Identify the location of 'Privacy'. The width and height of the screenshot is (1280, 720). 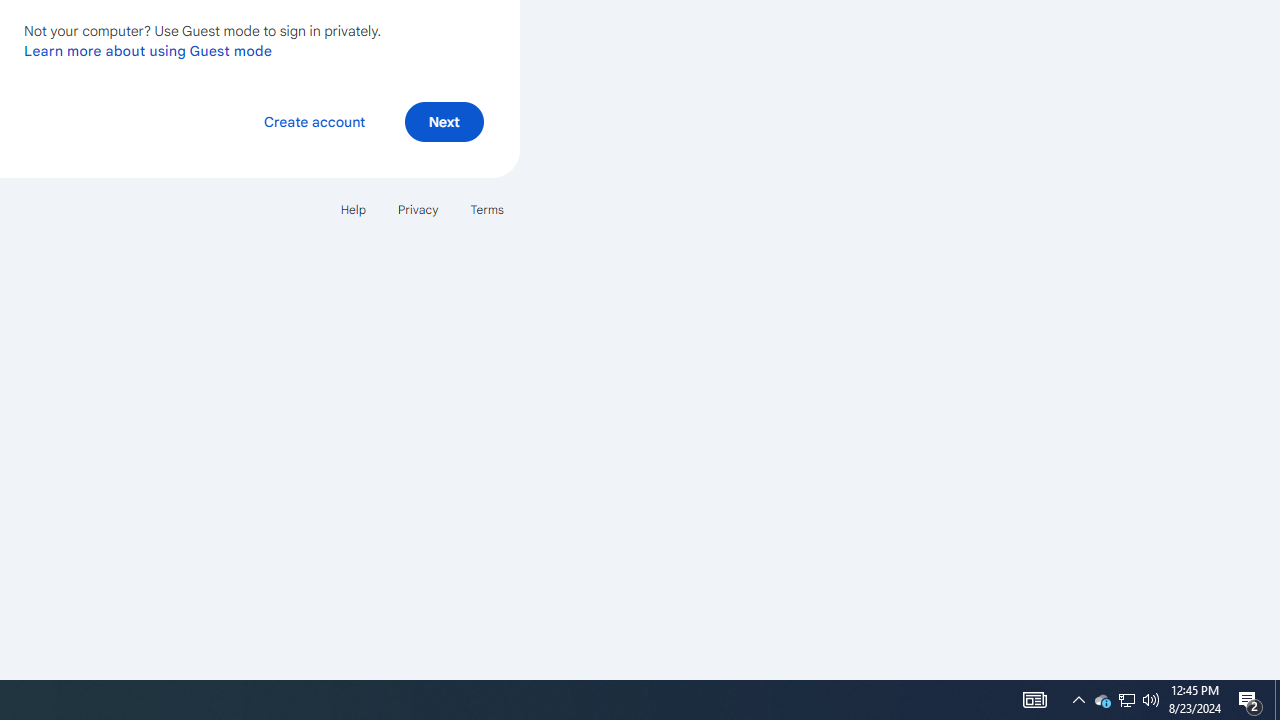
(416, 209).